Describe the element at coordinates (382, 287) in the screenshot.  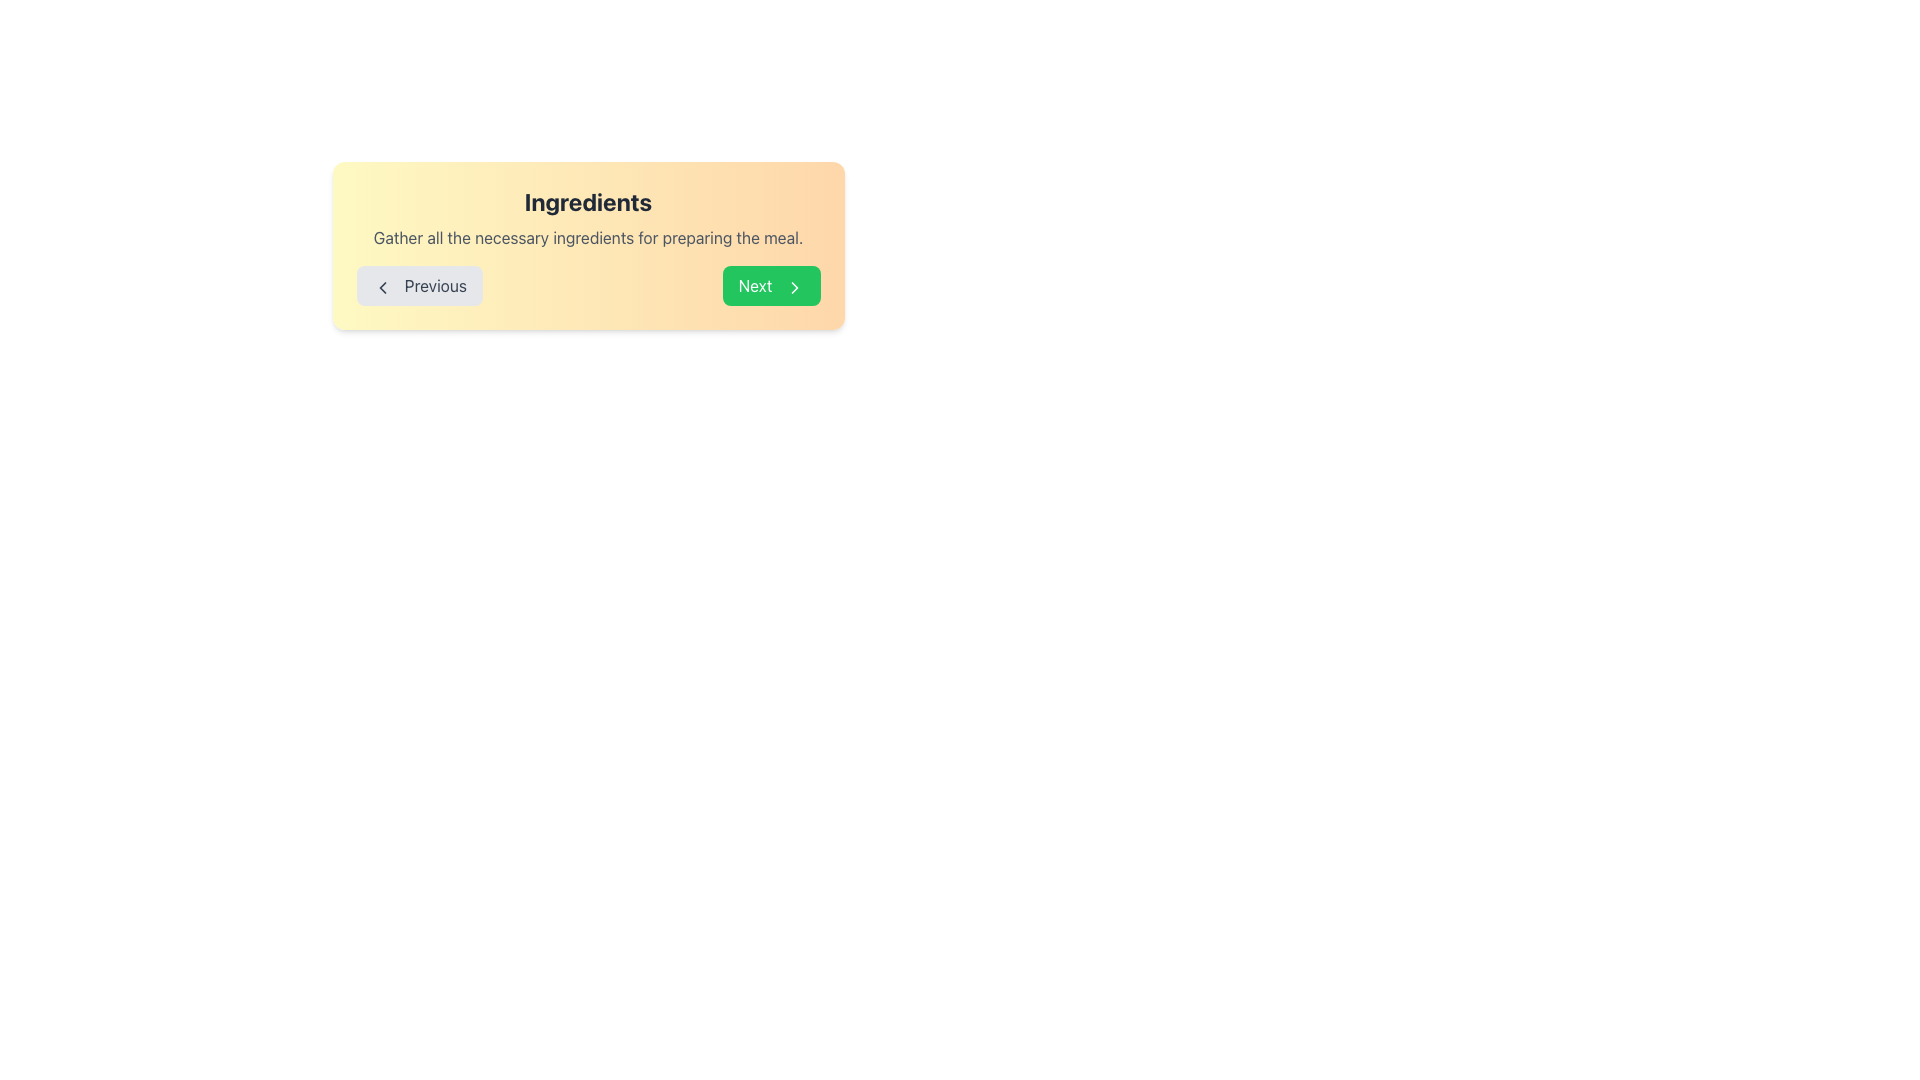
I see `the 'Previous' button which contains the left-facing arrow icon with a thin outline and no fill, located on the left side of the button` at that location.